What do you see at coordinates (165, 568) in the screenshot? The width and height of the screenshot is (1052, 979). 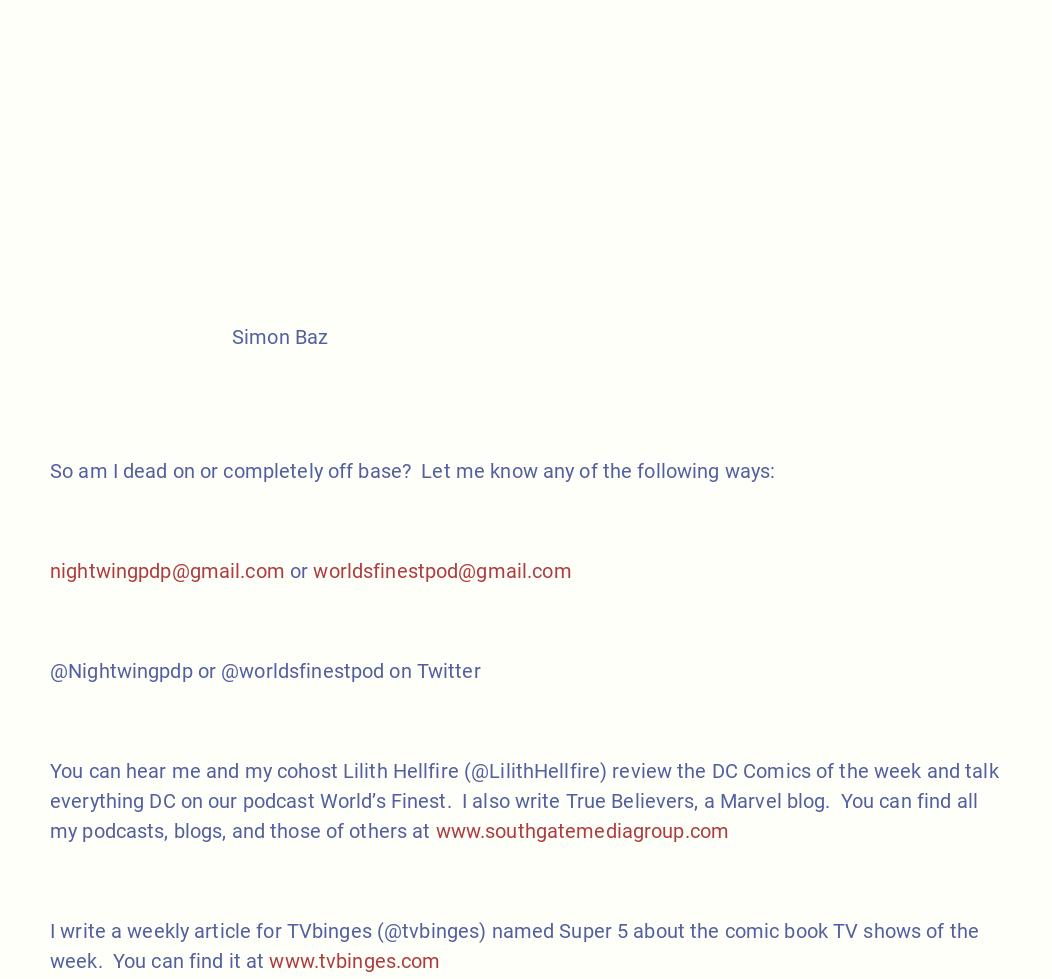 I see `'nightwingpdp@gmail.com'` at bounding box center [165, 568].